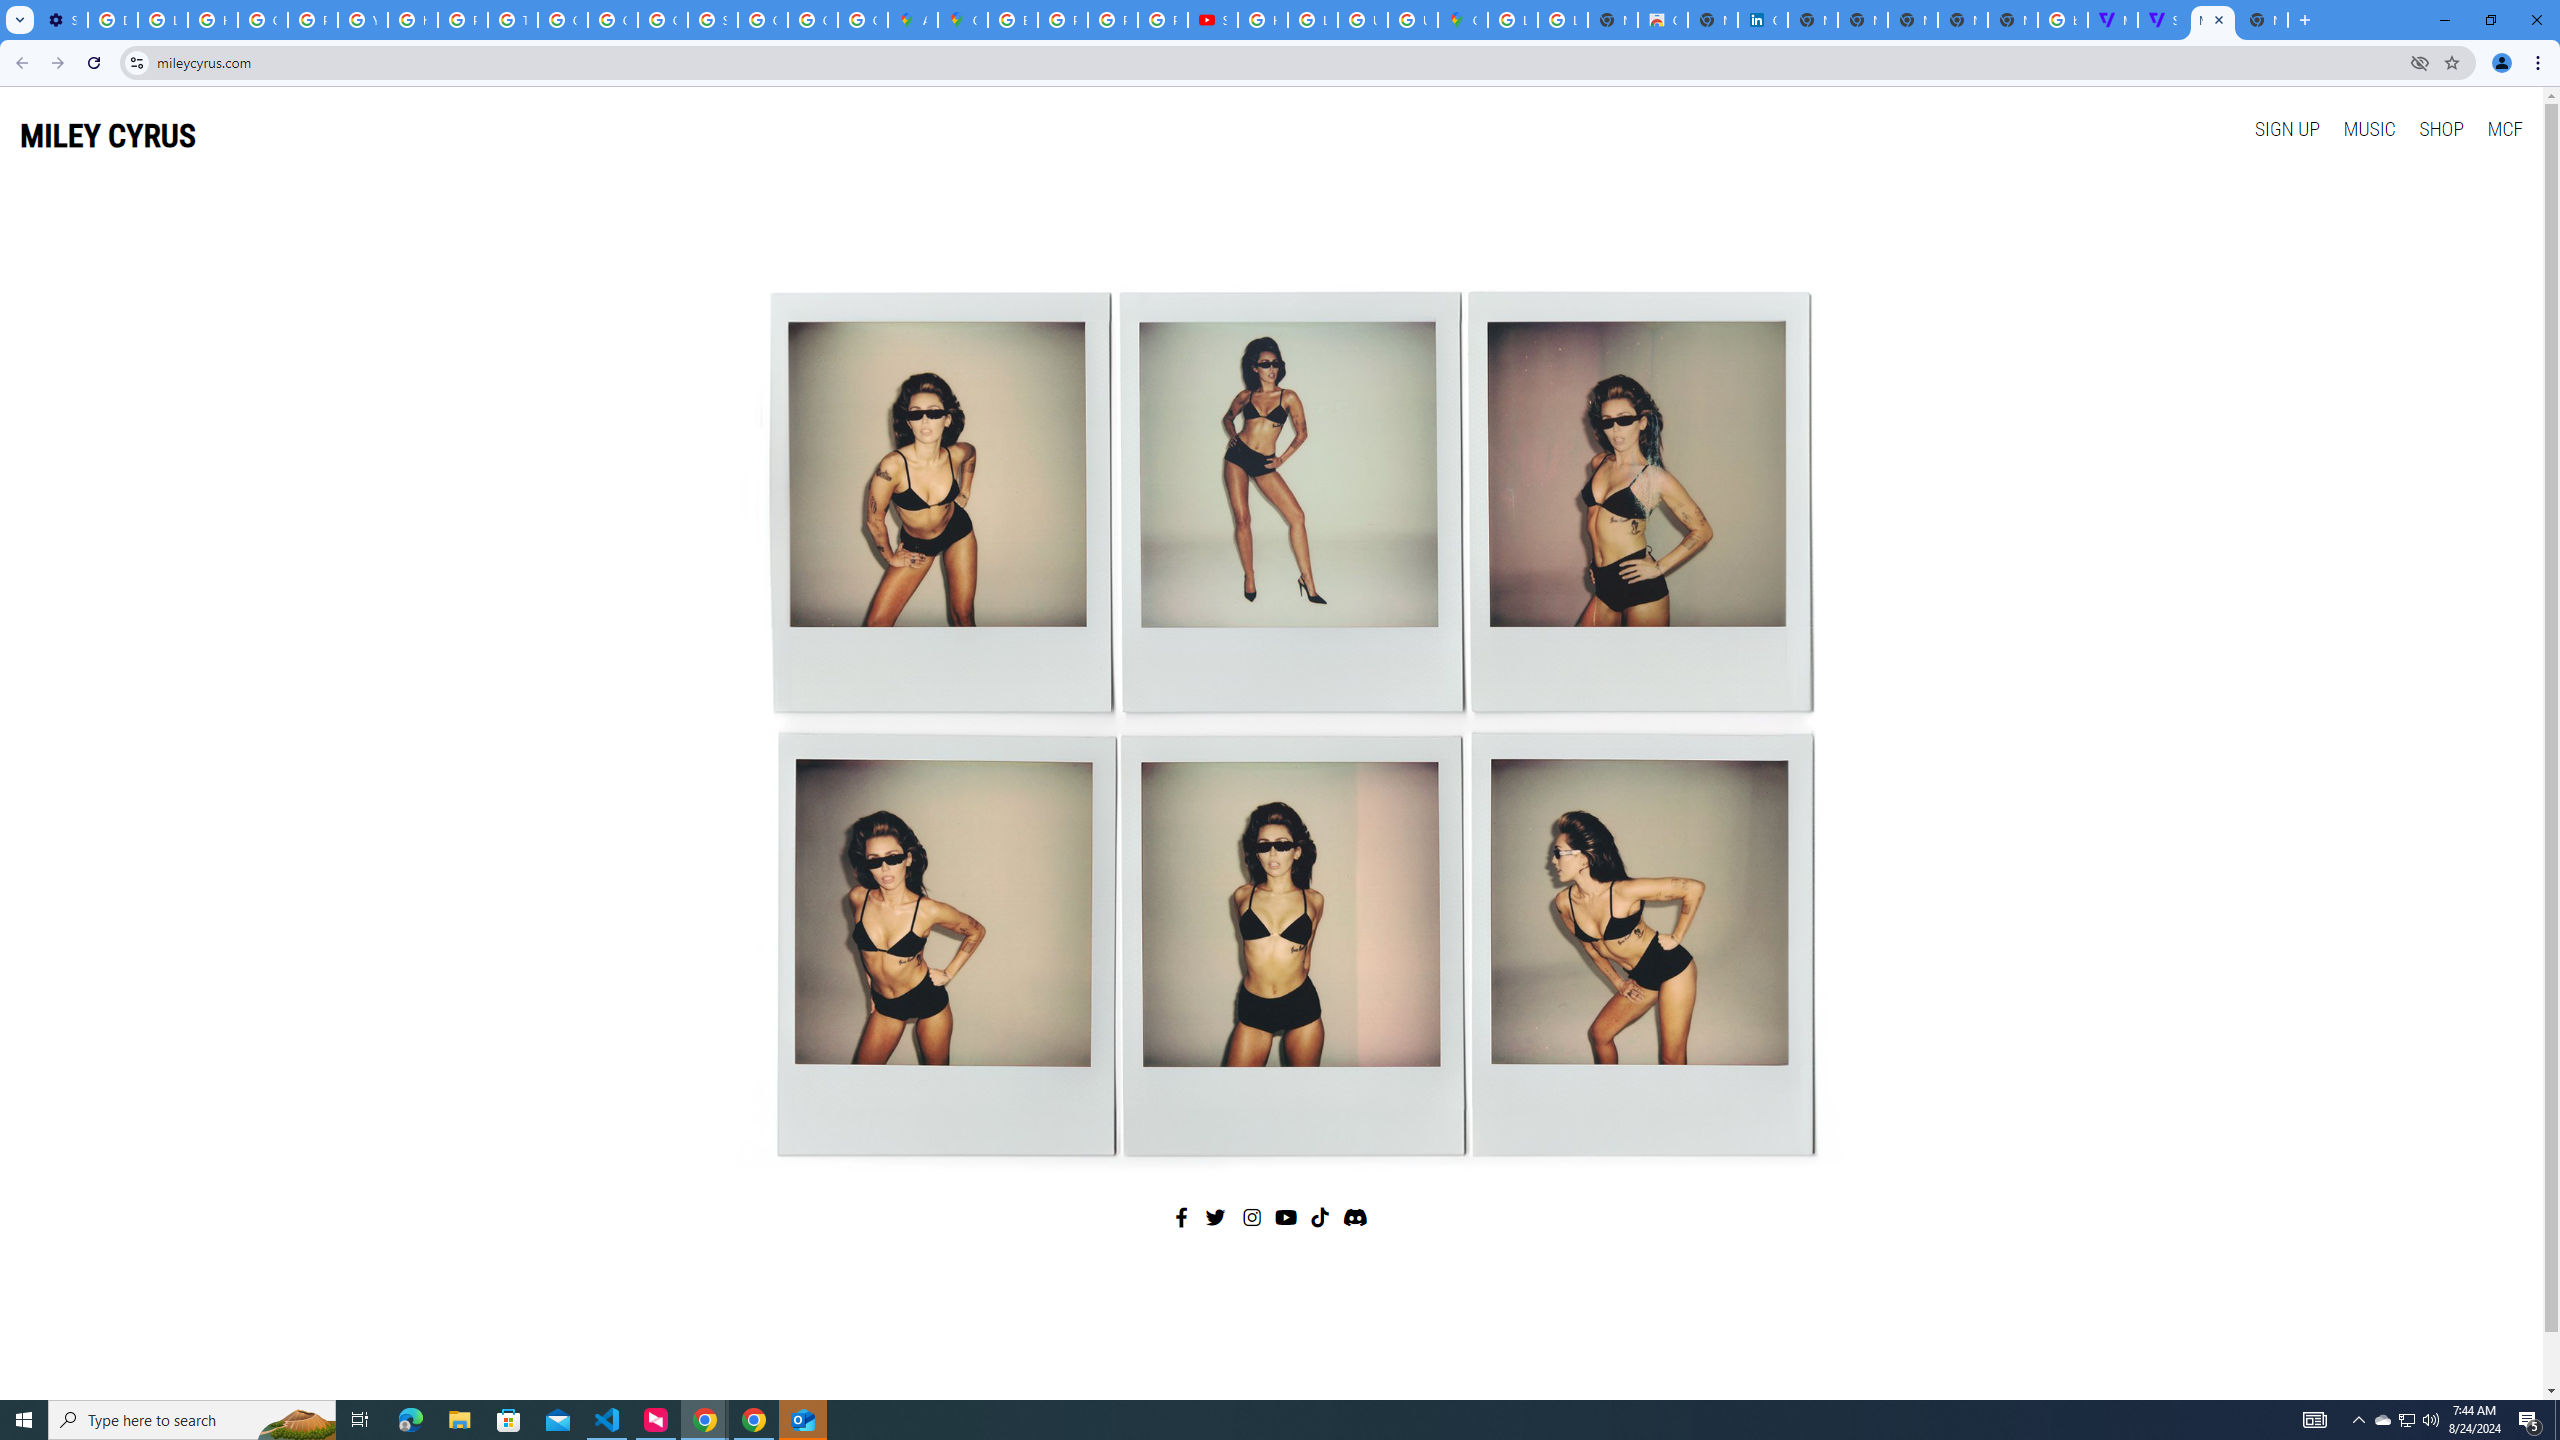  What do you see at coordinates (313, 19) in the screenshot?
I see `'Privacy Help Center - Policies Help'` at bounding box center [313, 19].